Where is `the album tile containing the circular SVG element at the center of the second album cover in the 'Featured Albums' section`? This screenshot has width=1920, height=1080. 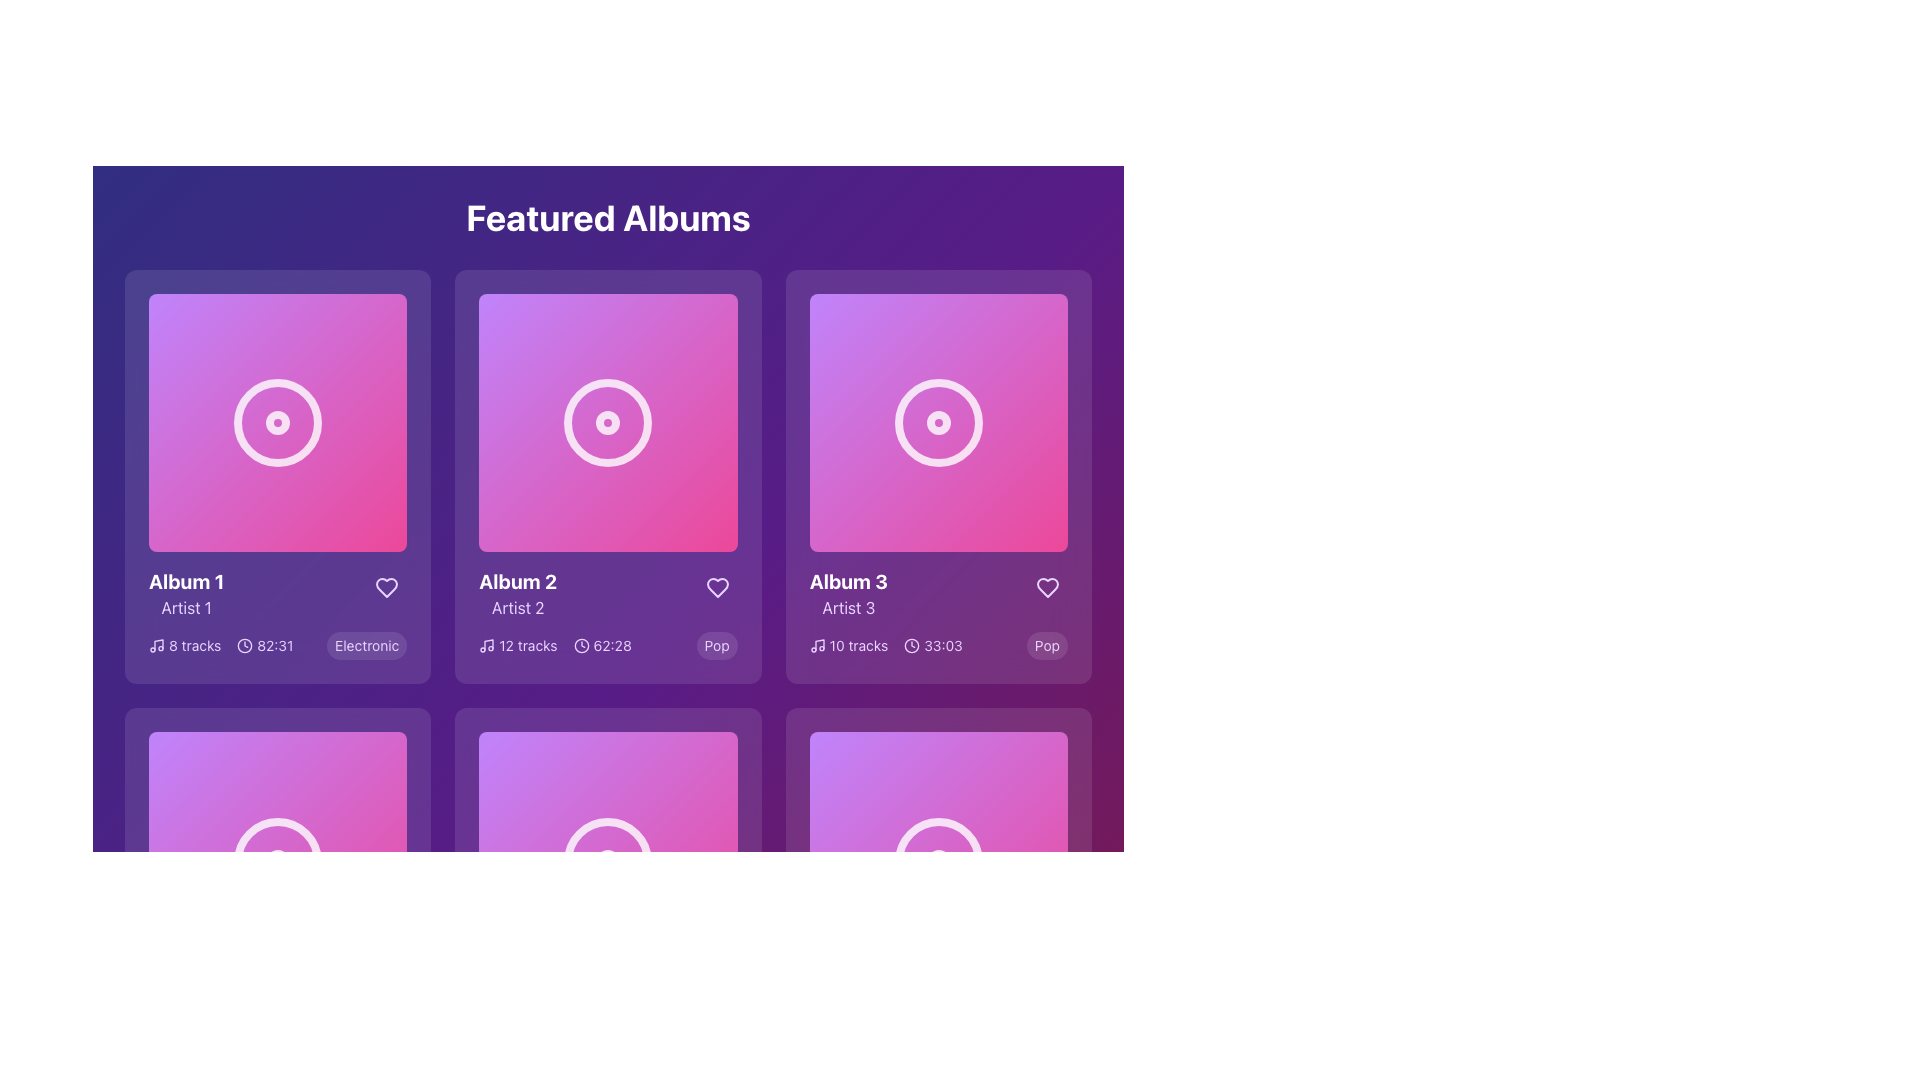 the album tile containing the circular SVG element at the center of the second album cover in the 'Featured Albums' section is located at coordinates (607, 422).